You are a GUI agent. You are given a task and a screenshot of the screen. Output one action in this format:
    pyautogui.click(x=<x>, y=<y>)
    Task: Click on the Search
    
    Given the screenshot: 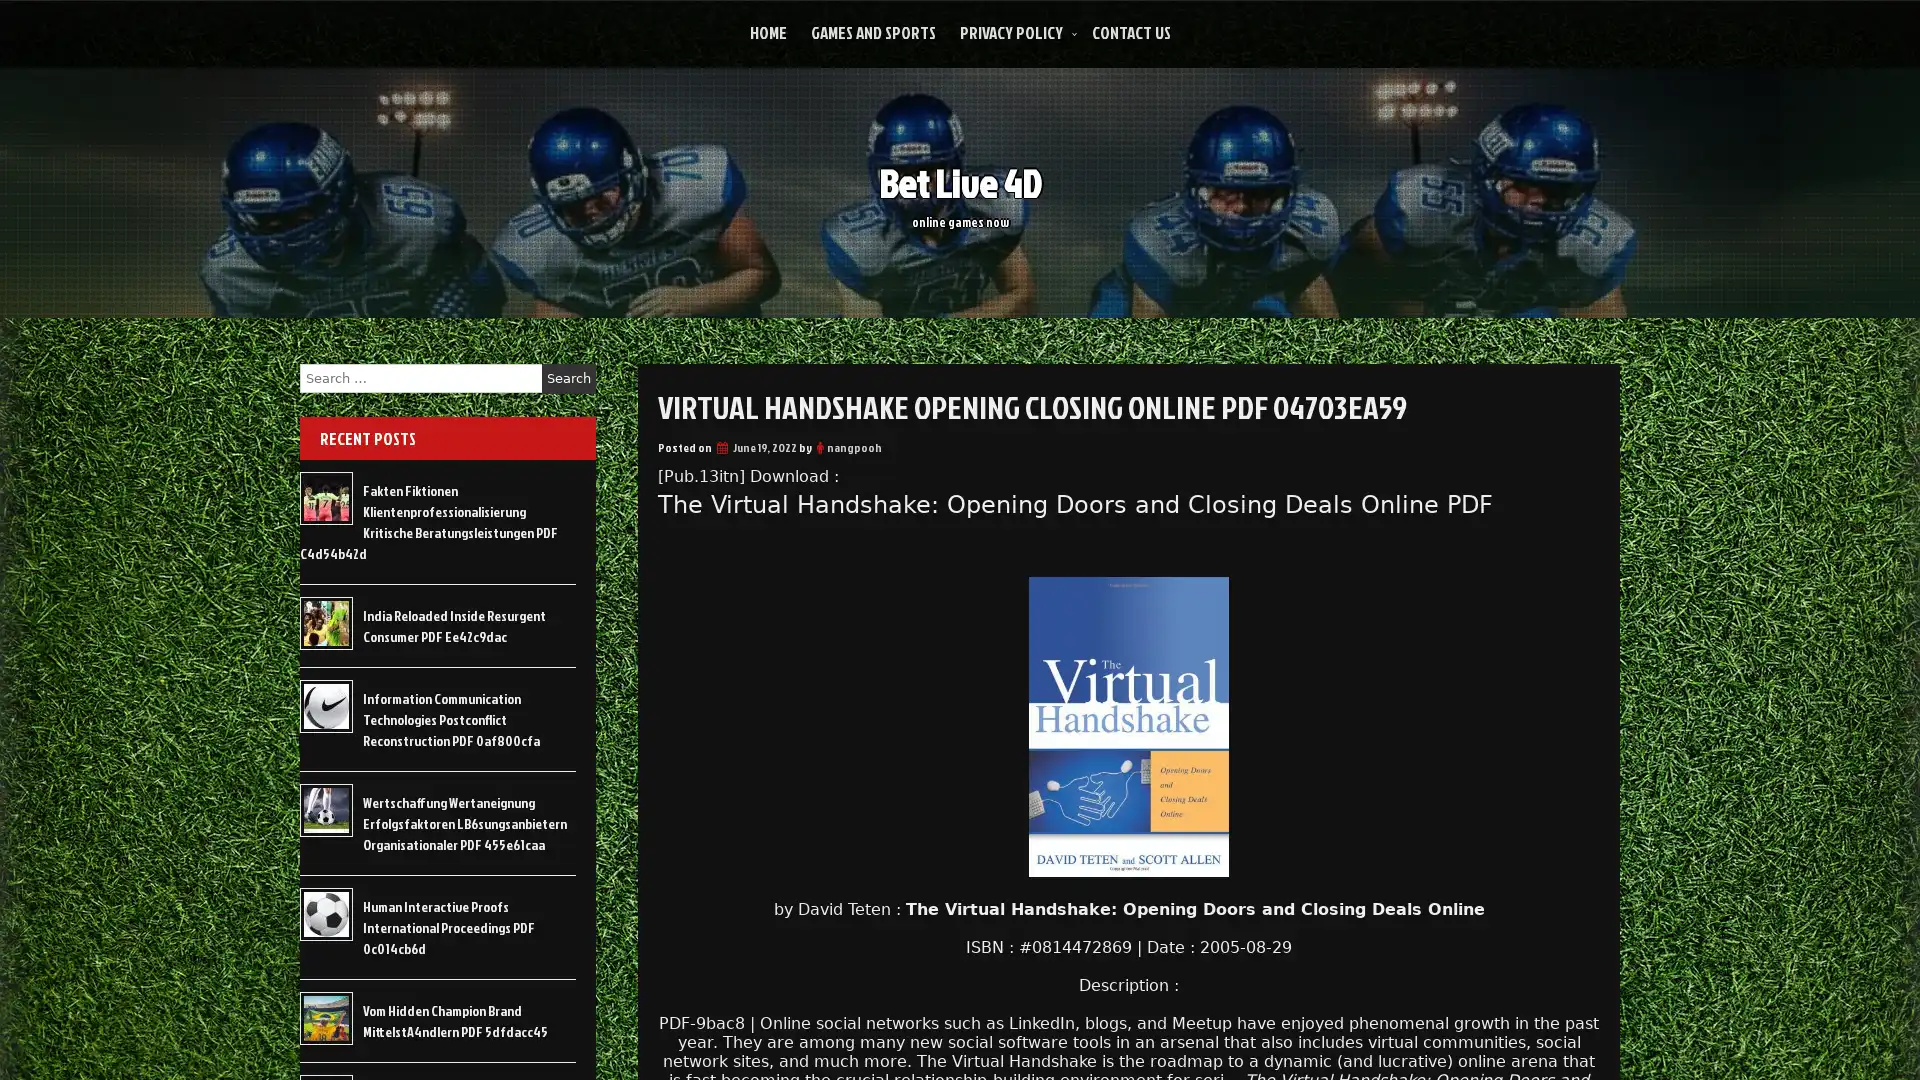 What is the action you would take?
    pyautogui.click(x=568, y=378)
    